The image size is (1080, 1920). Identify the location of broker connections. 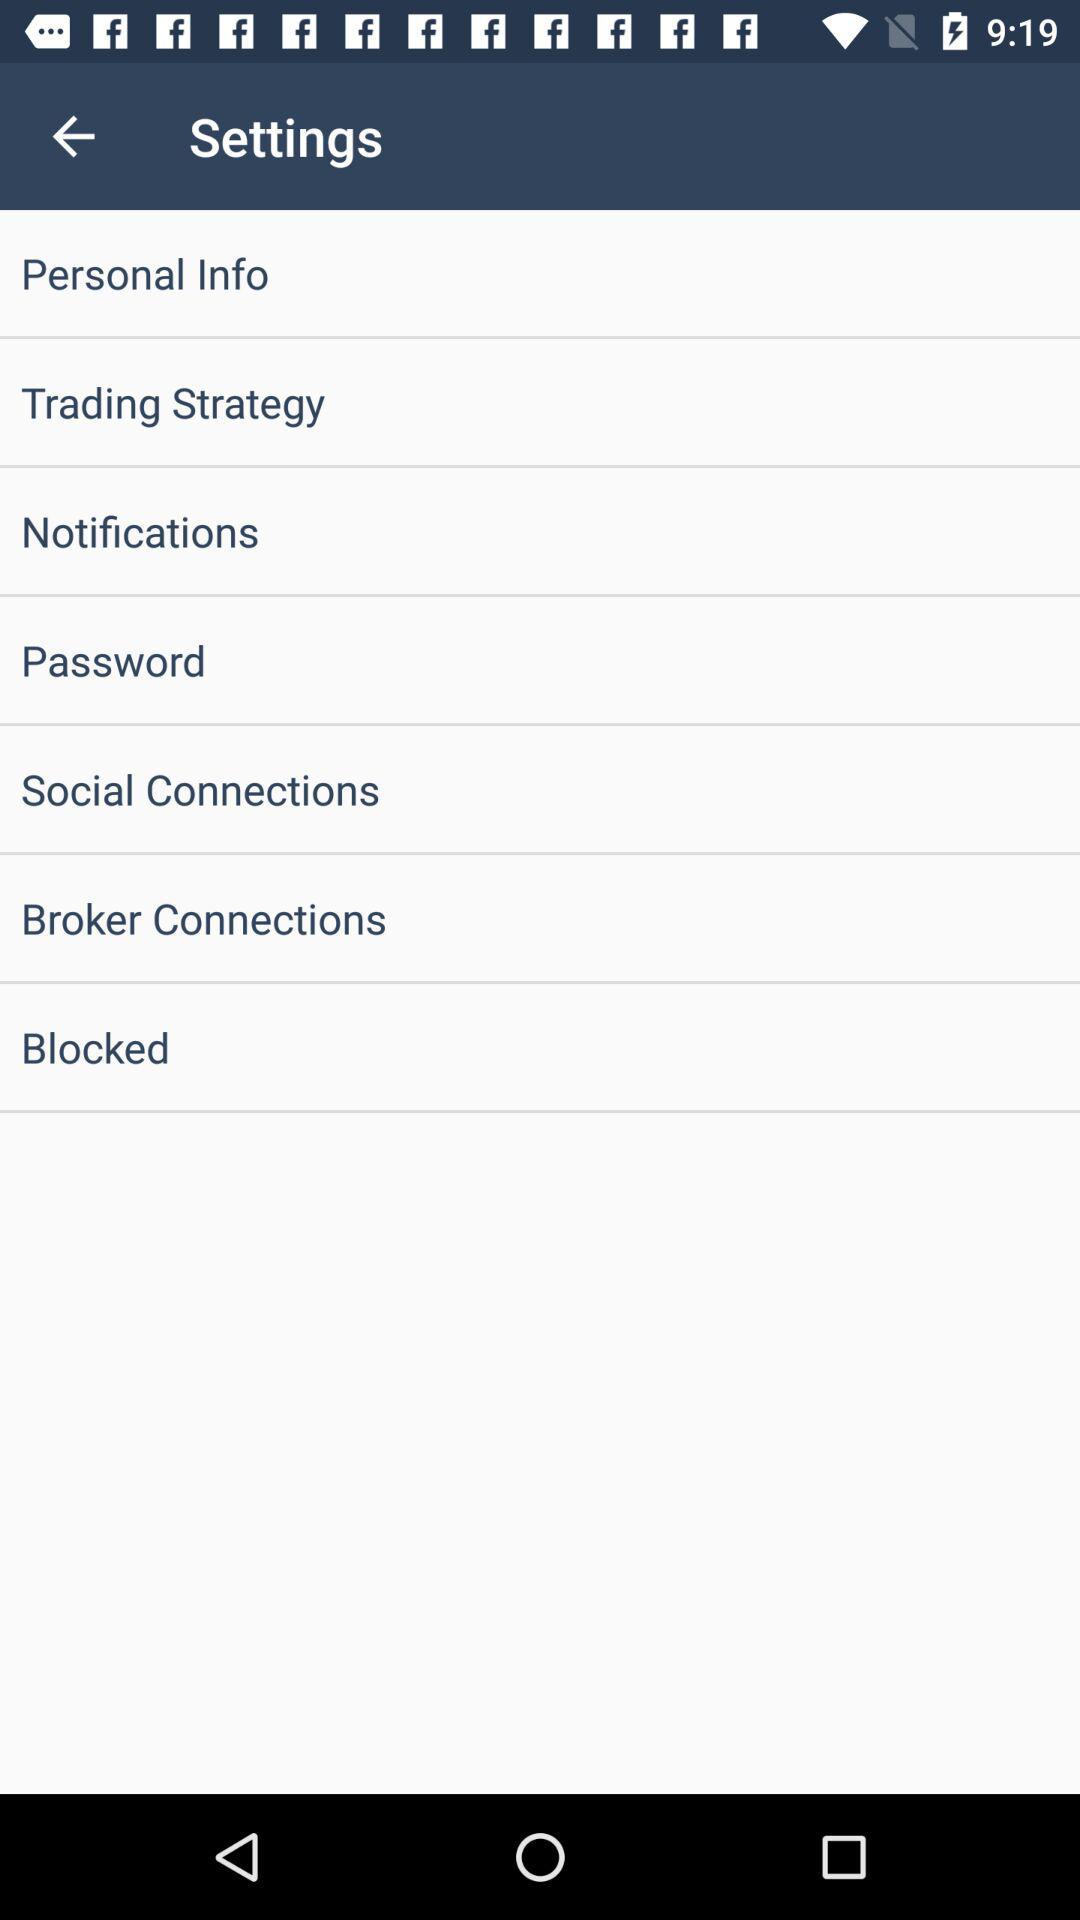
(540, 916).